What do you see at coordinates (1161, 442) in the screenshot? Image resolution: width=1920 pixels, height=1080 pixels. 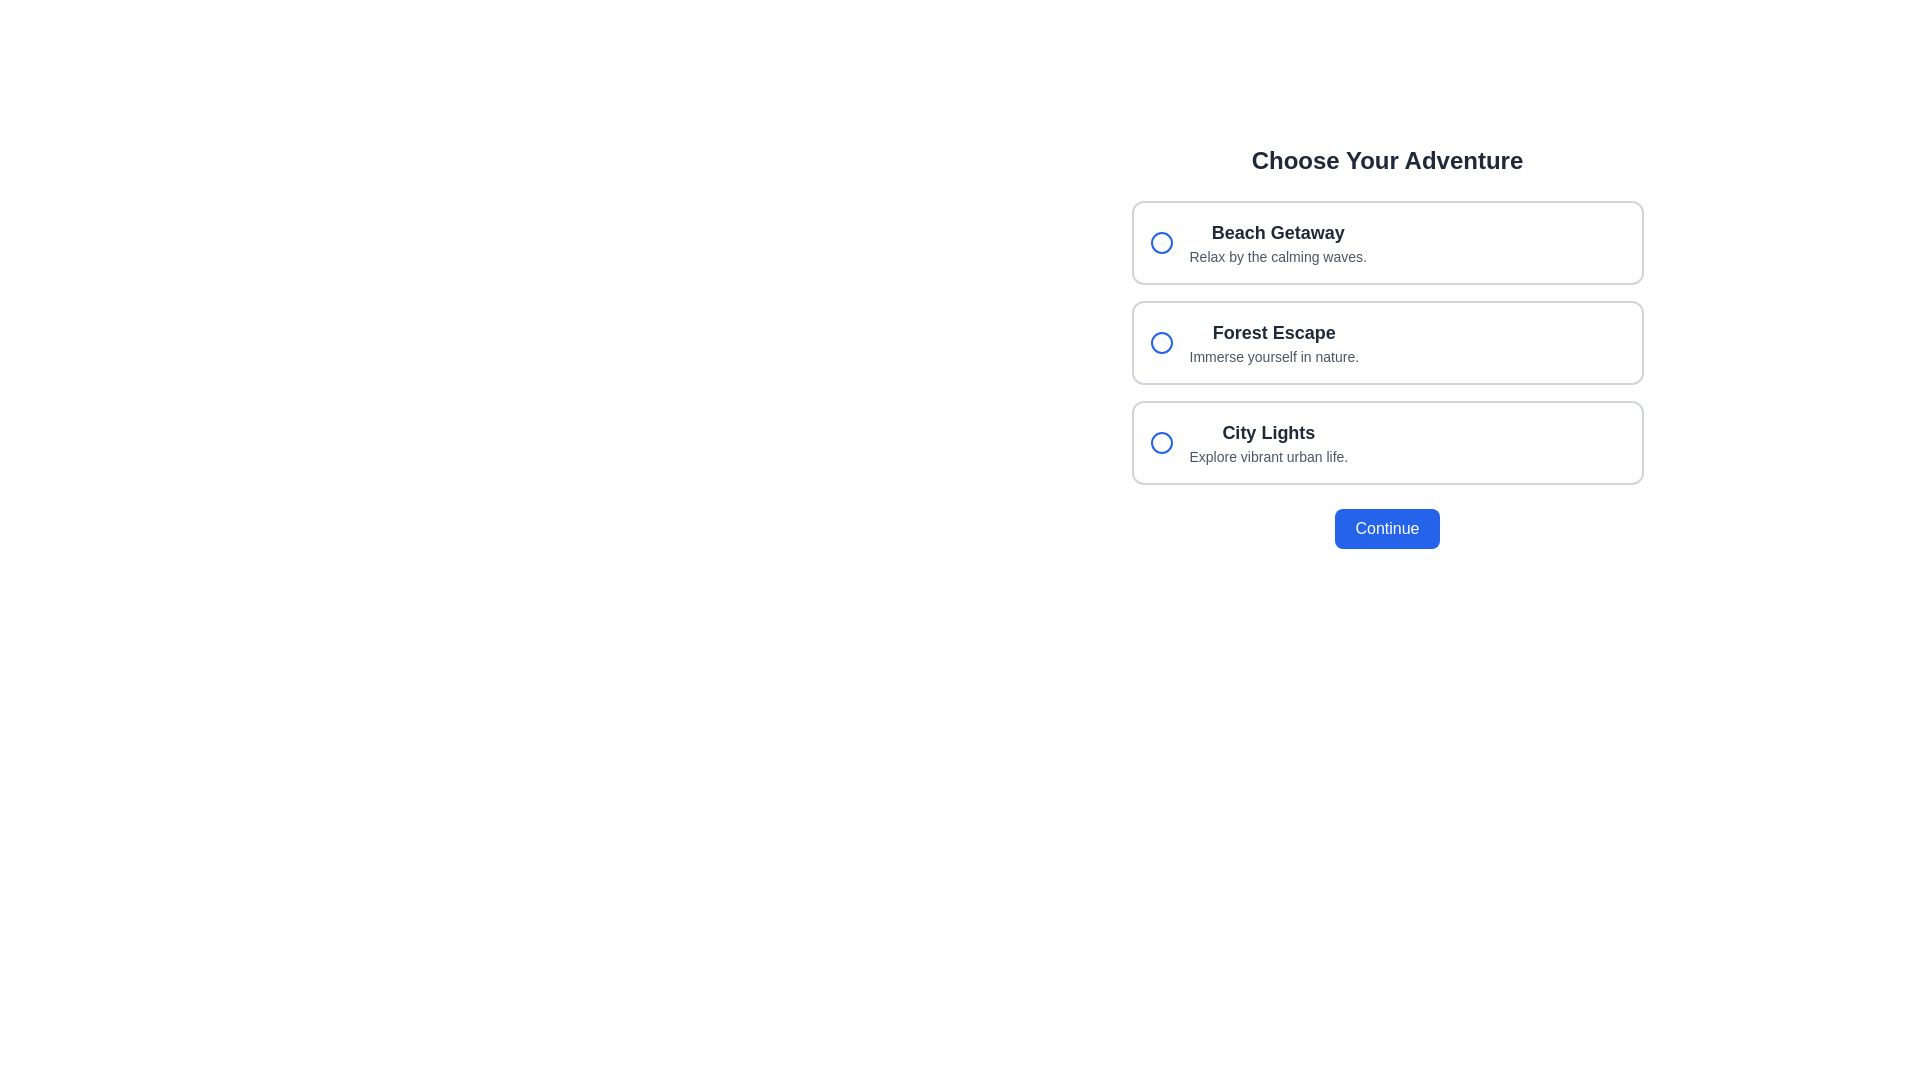 I see `the unselected radio button for the option labeled 'City Lights'` at bounding box center [1161, 442].